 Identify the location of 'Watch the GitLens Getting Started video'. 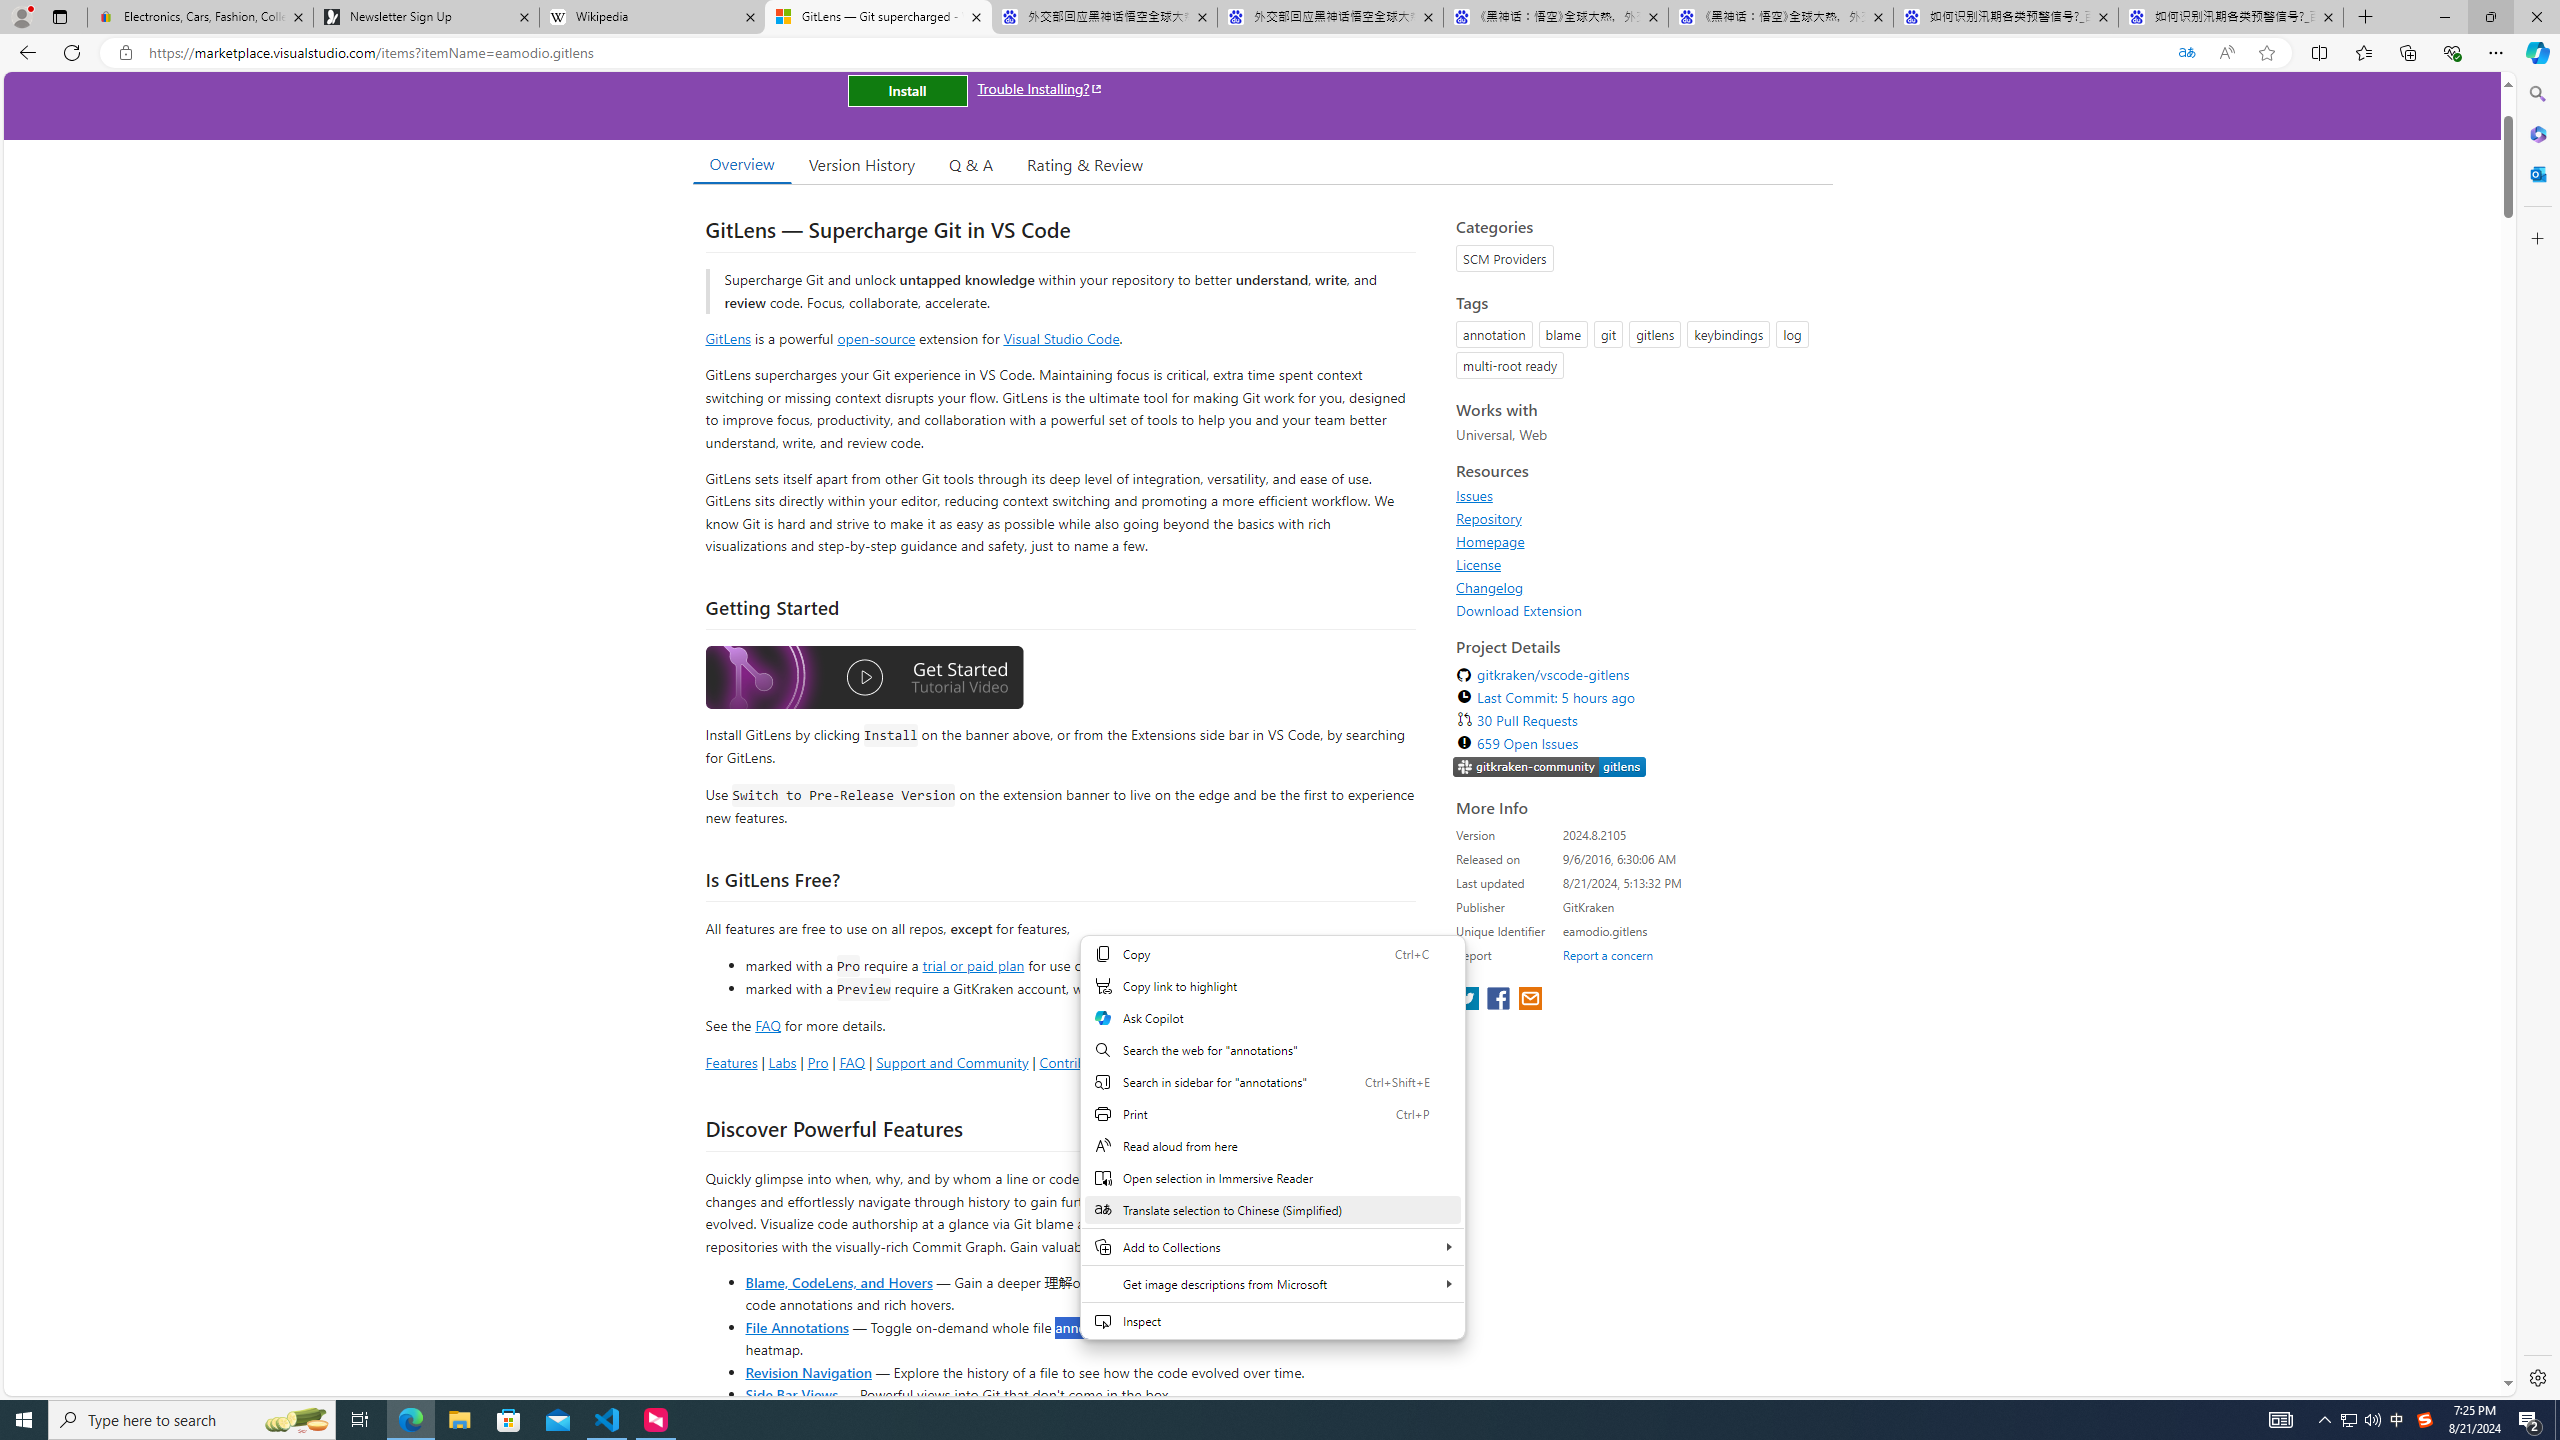
(864, 681).